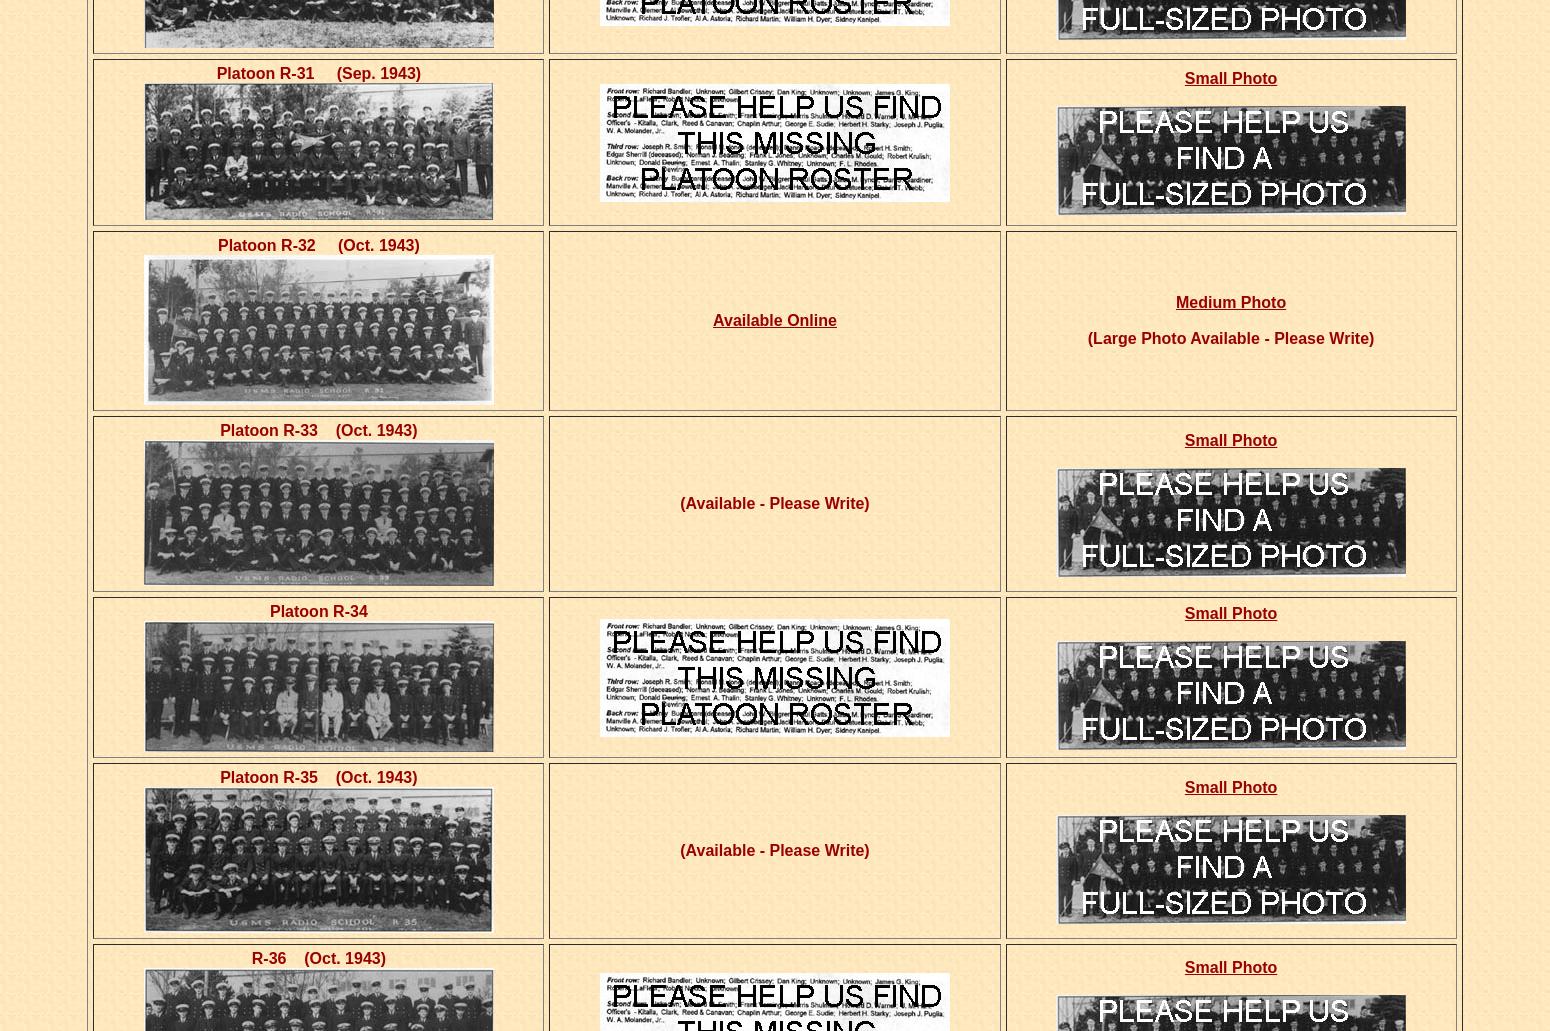 The image size is (1550, 1031). I want to click on 'Medium 
                
                Photo', so click(1175, 302).